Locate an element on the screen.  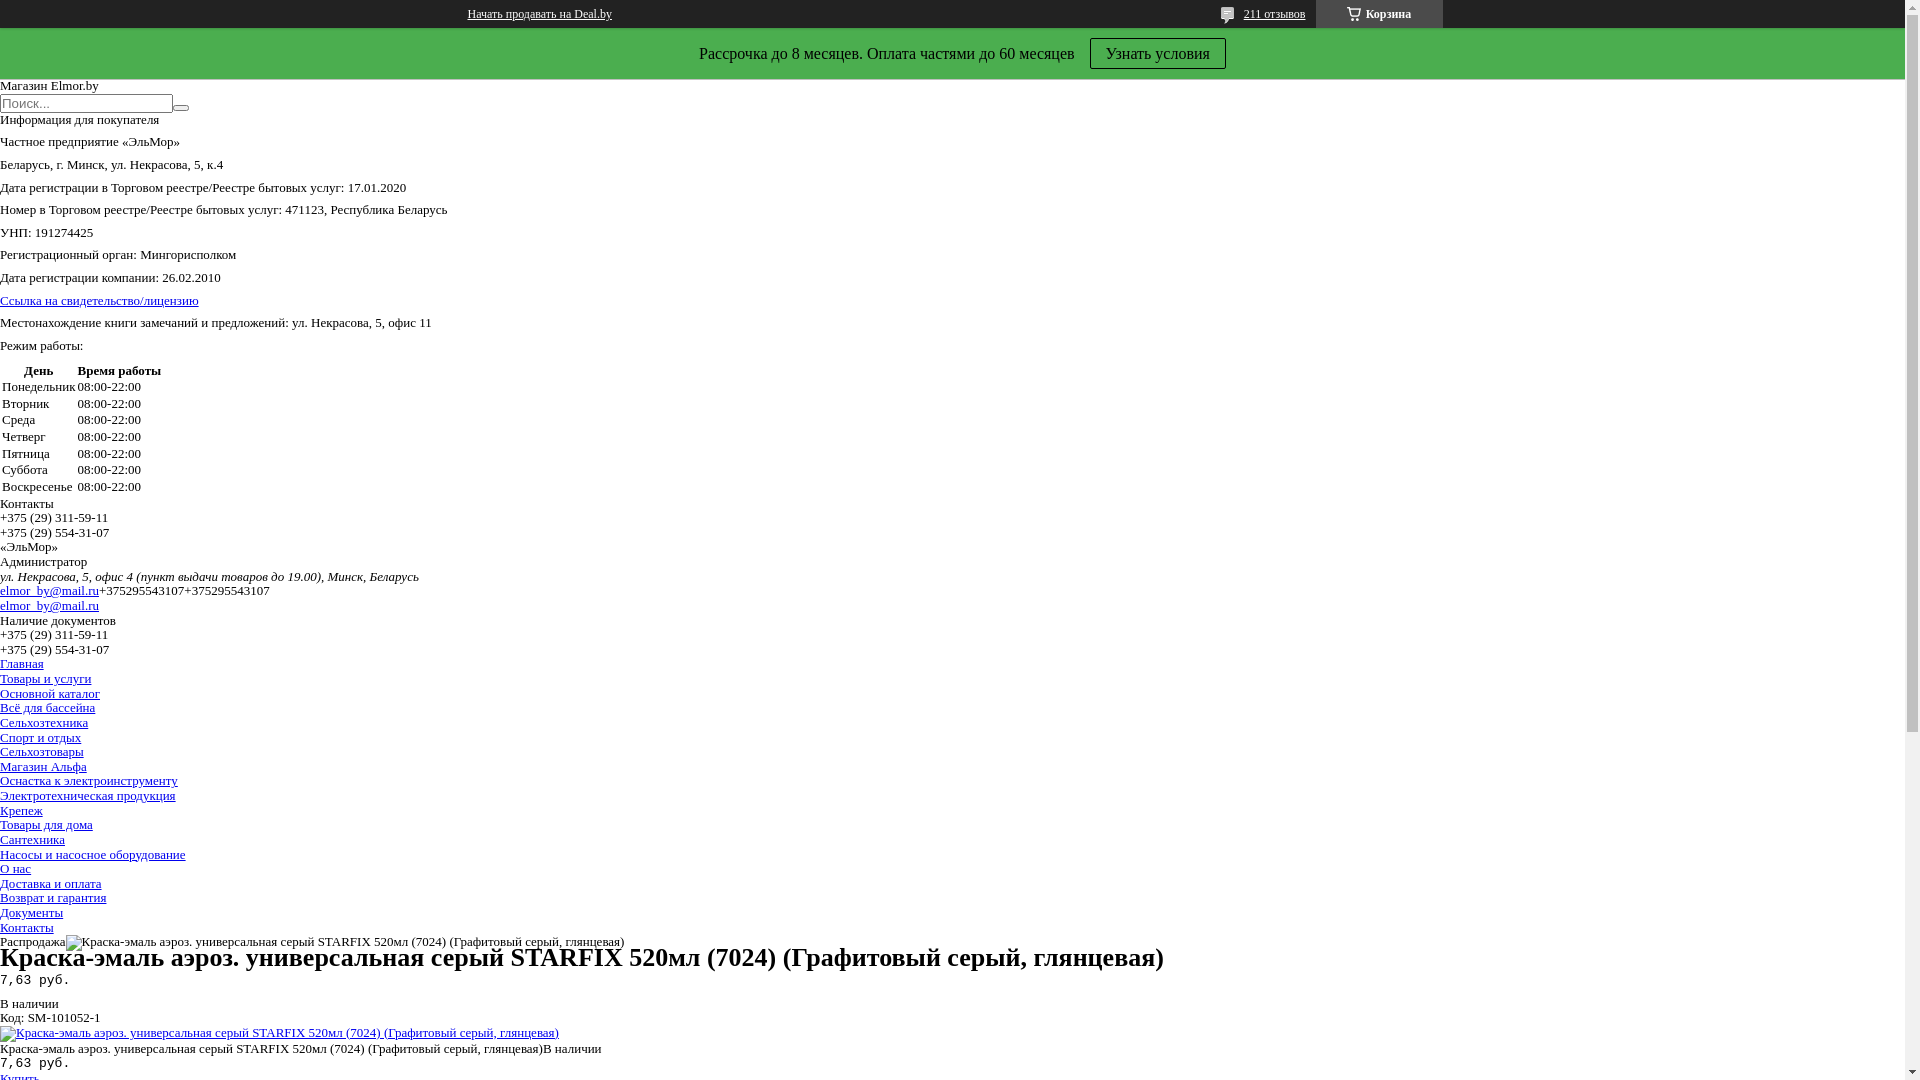
'elmor_by@mail.ru' is located at coordinates (49, 589).